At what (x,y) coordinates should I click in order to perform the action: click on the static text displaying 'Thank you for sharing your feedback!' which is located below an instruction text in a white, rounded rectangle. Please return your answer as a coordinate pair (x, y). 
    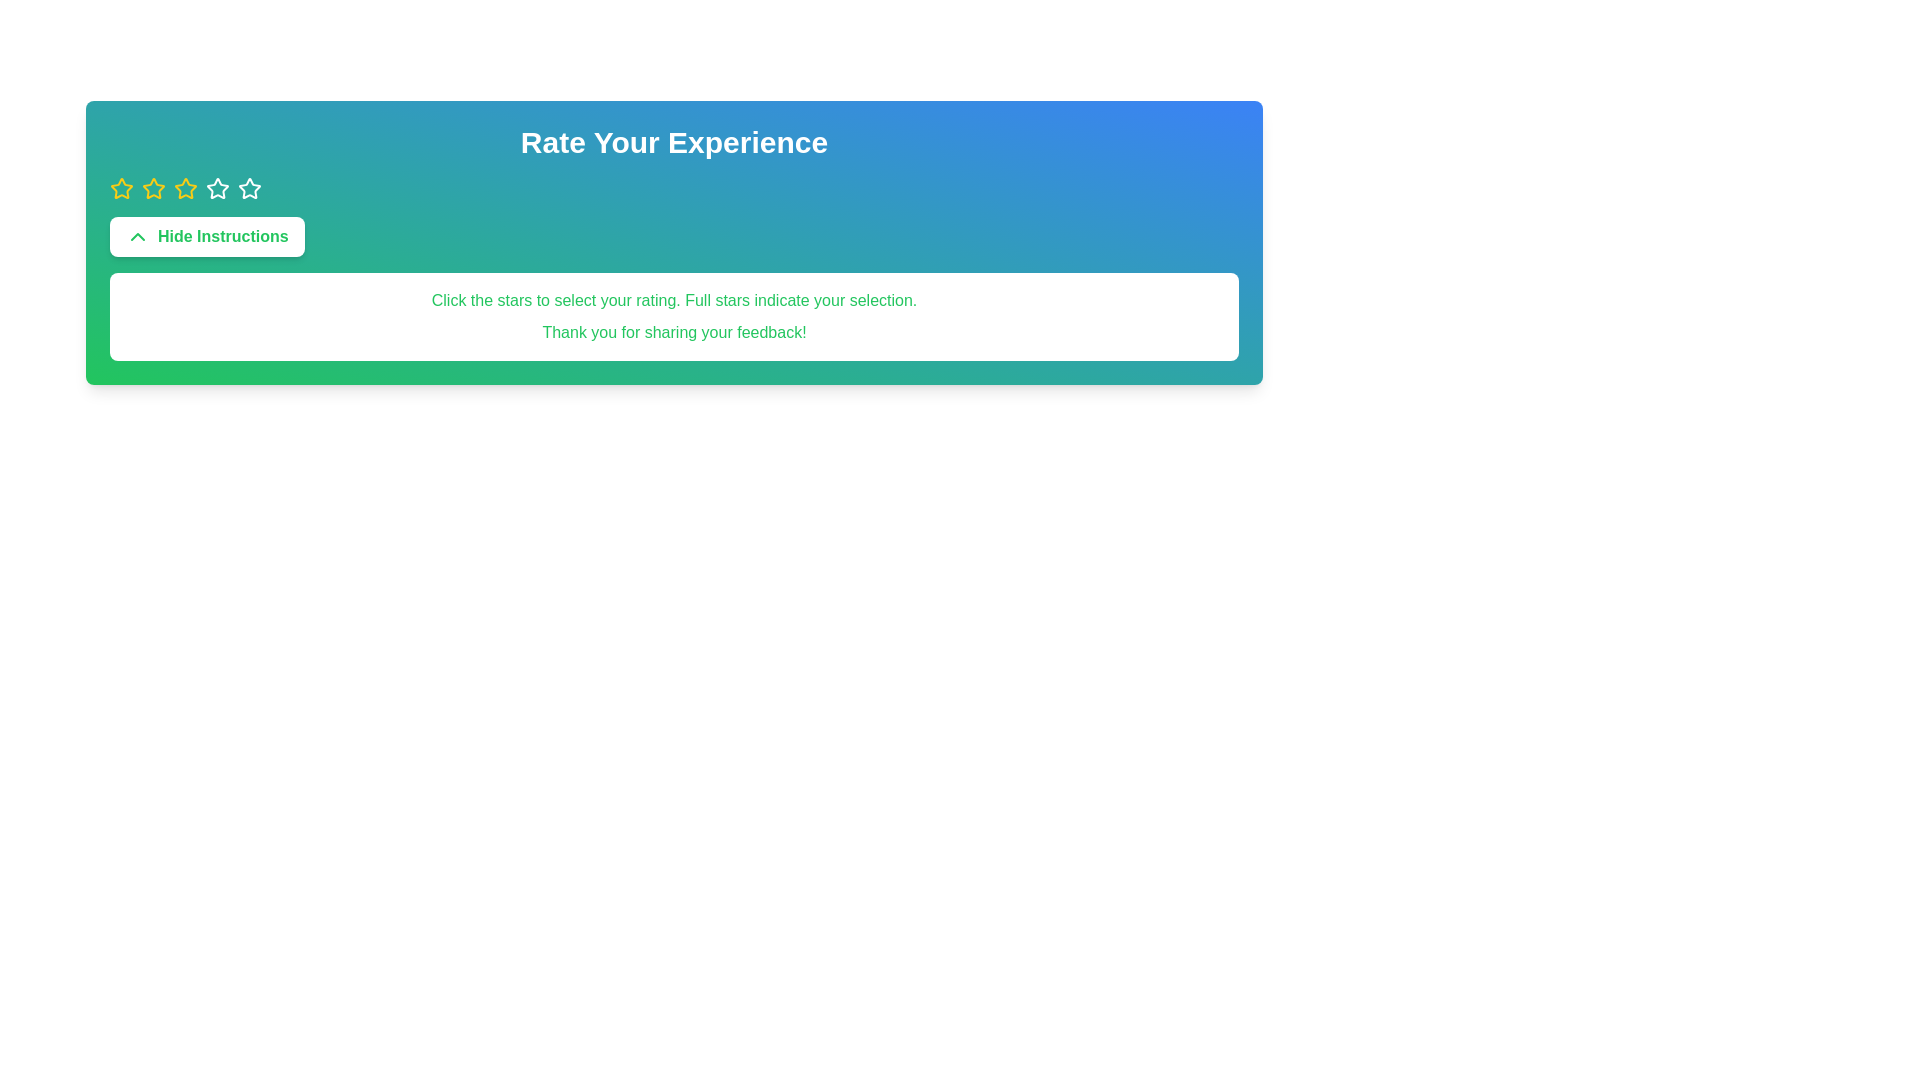
    Looking at the image, I should click on (674, 331).